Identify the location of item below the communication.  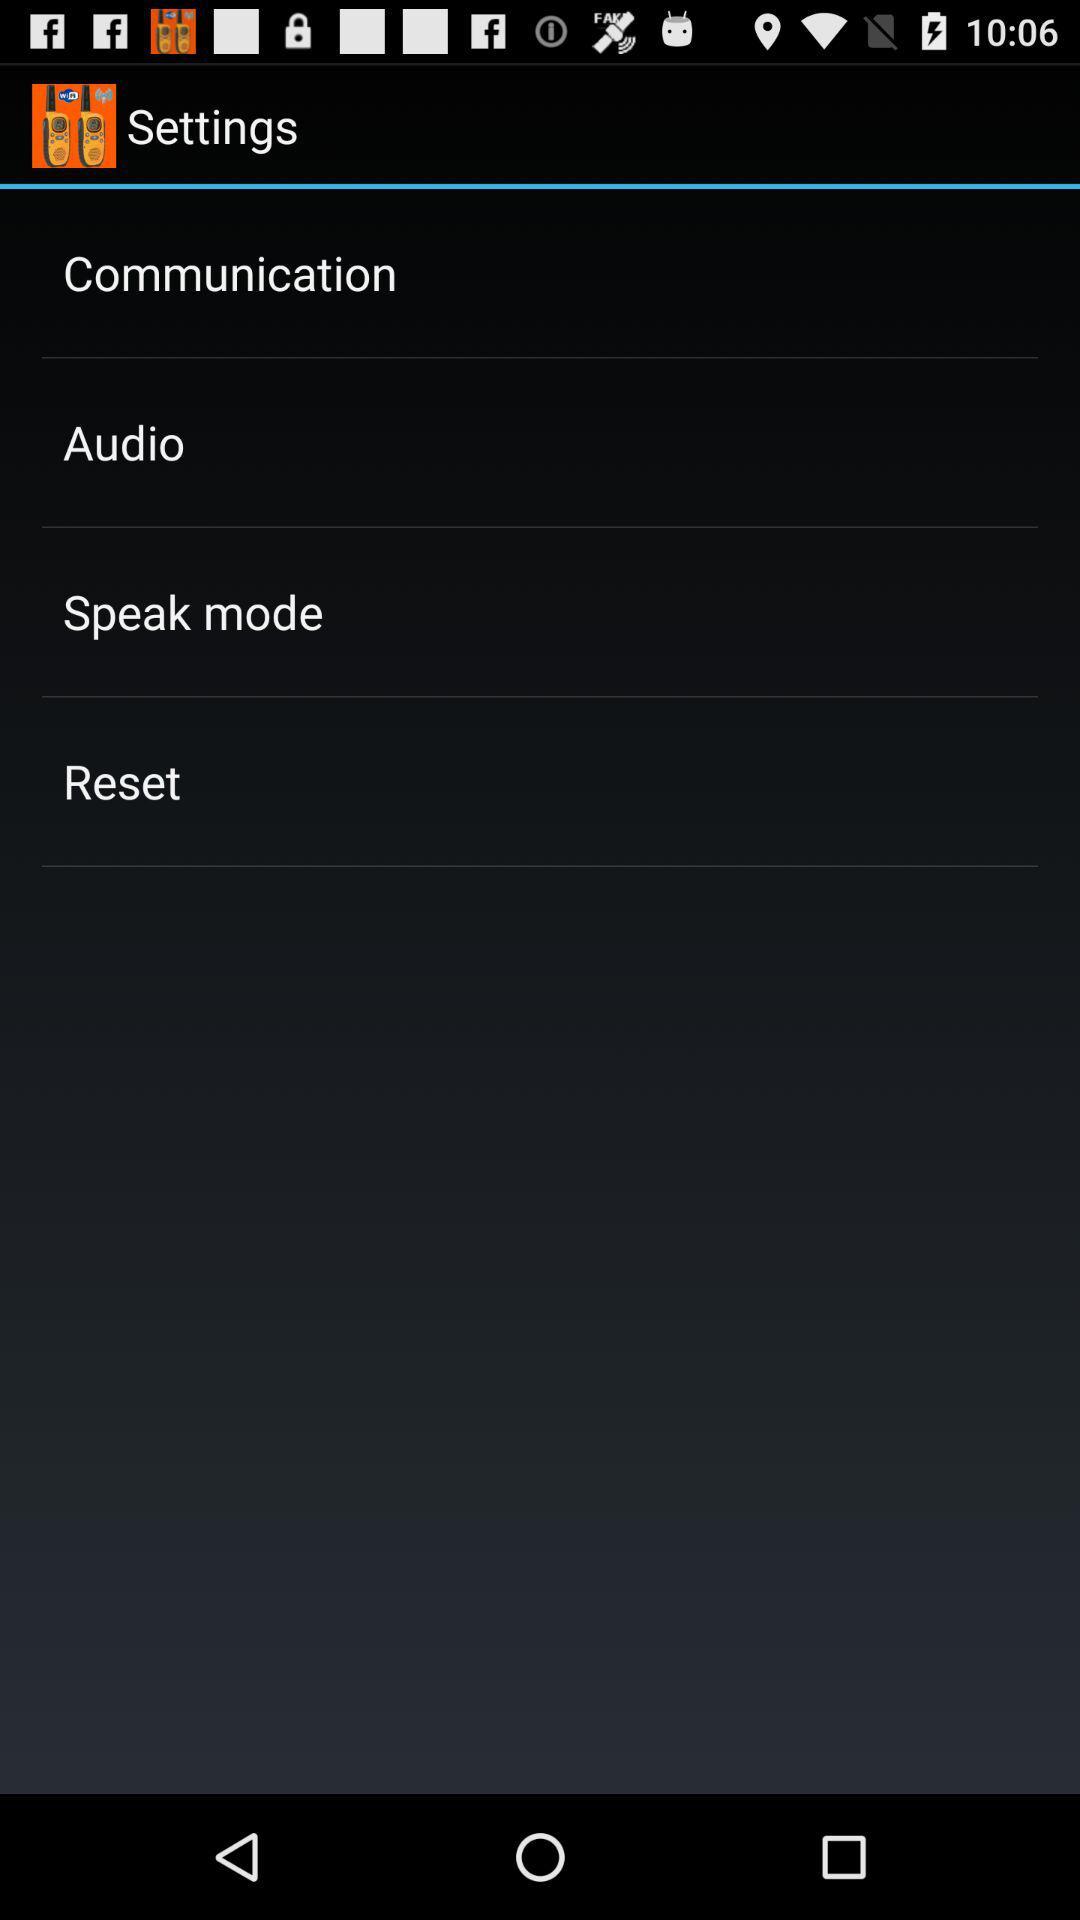
(124, 441).